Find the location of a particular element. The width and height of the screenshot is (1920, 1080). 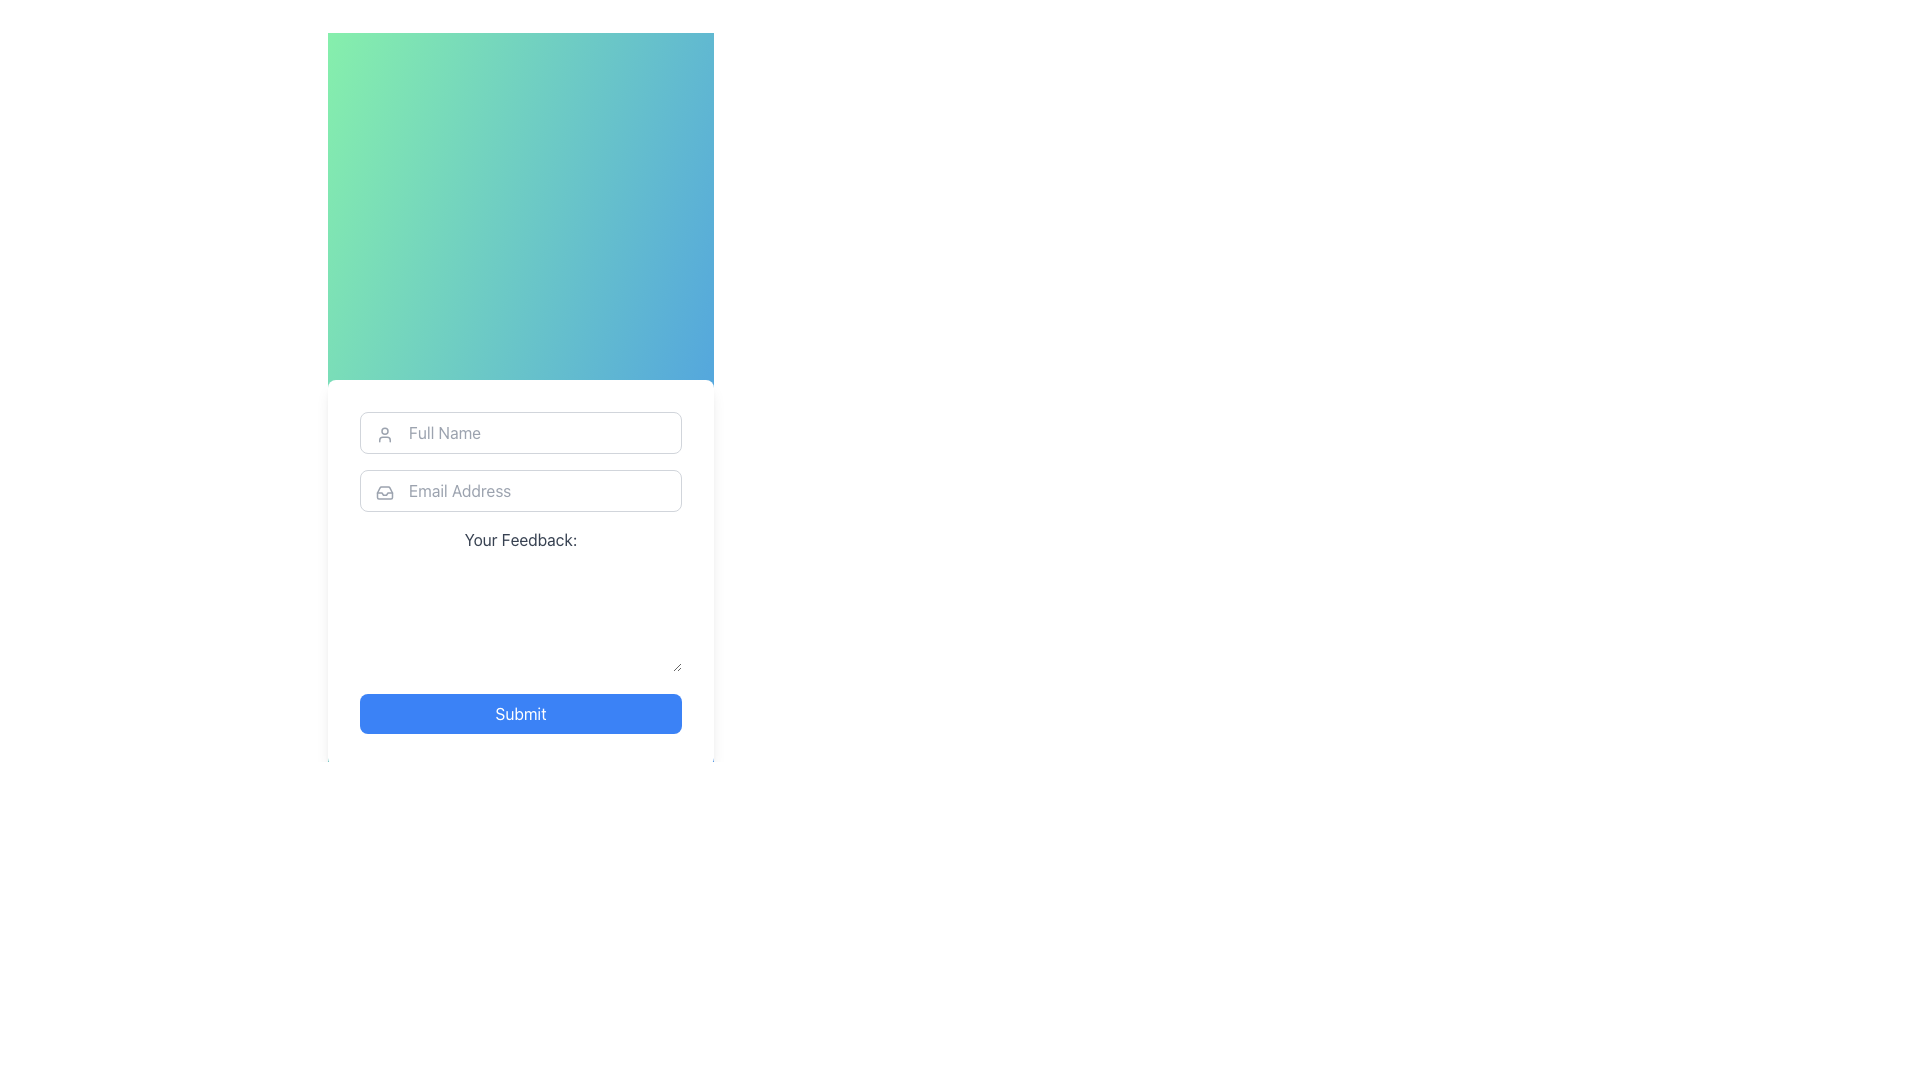

the 'Submit' button, which is a rectangular button with rounded corners, a solid blue background, and white text, located below the 'Your Feedback:' text input area is located at coordinates (521, 712).